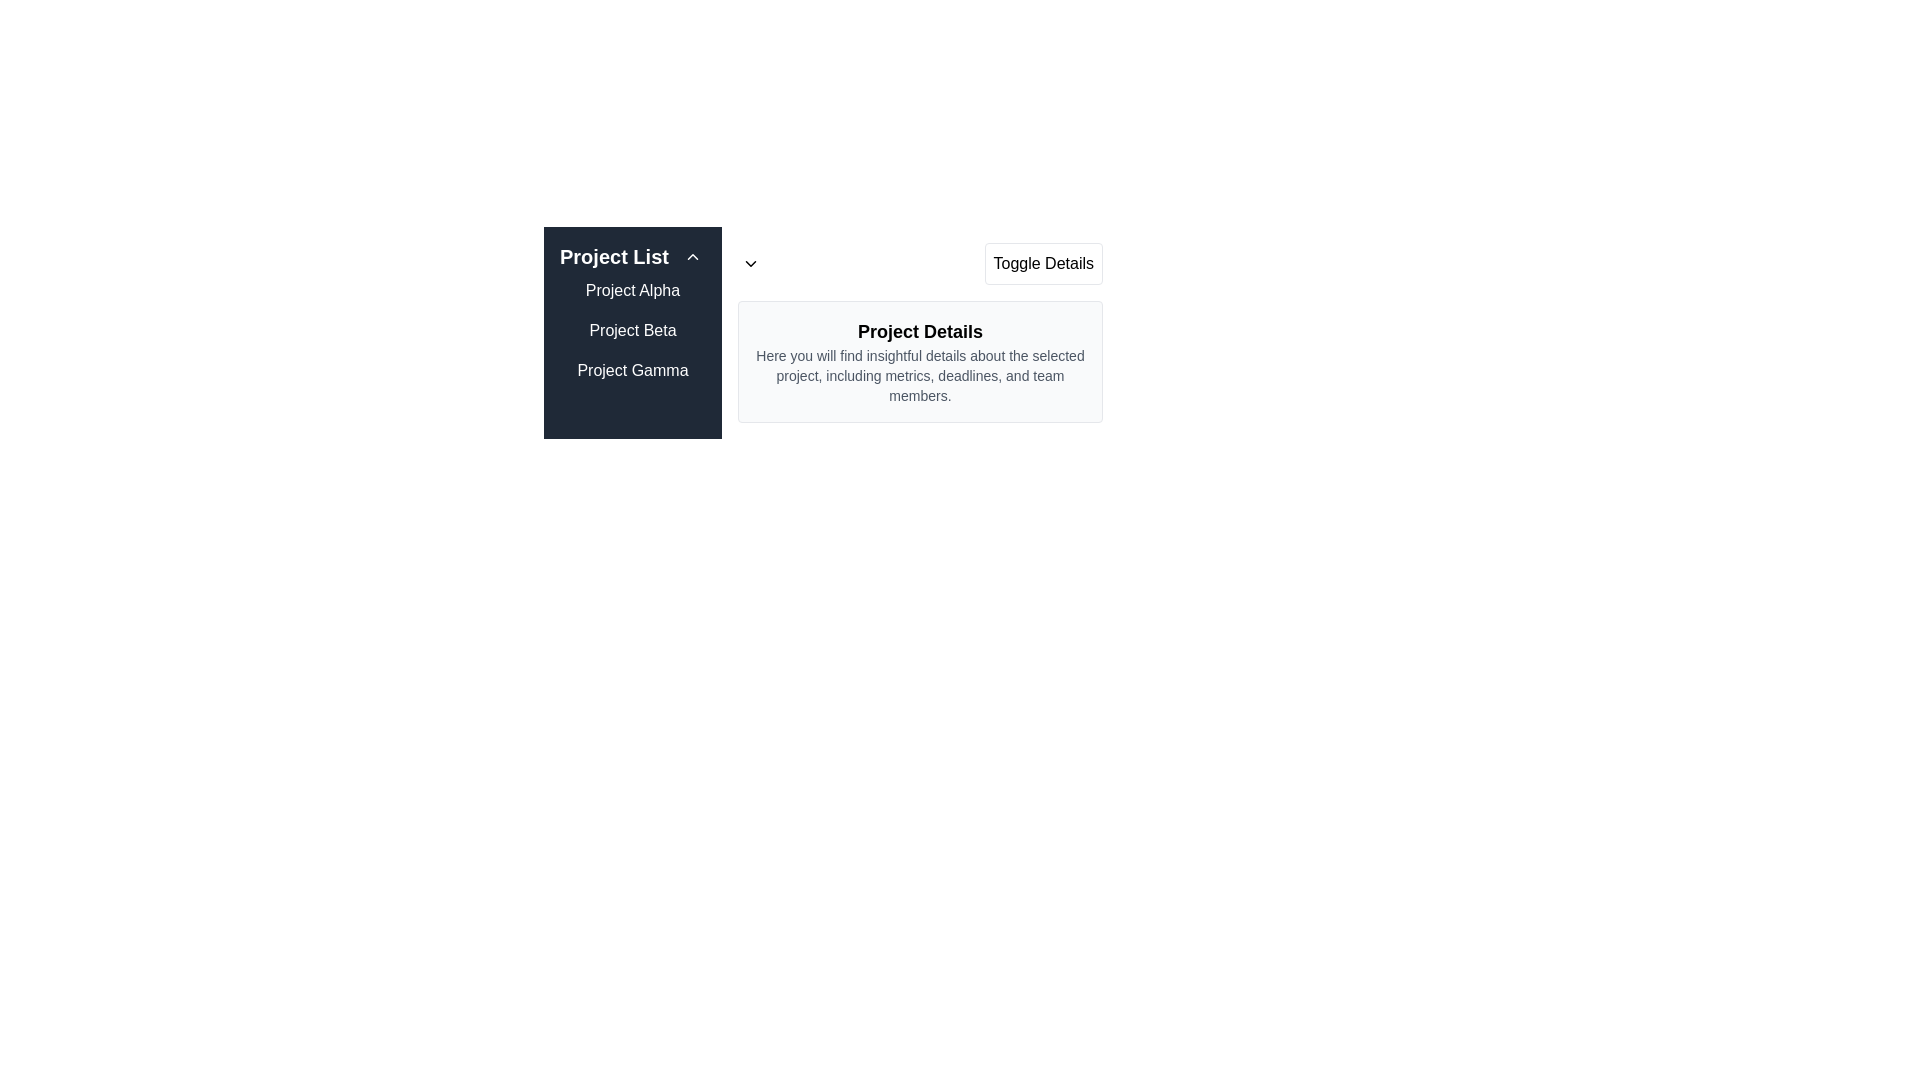  I want to click on the selectable list item representing 'Project Gamma' in the project navigation menu, so click(632, 370).